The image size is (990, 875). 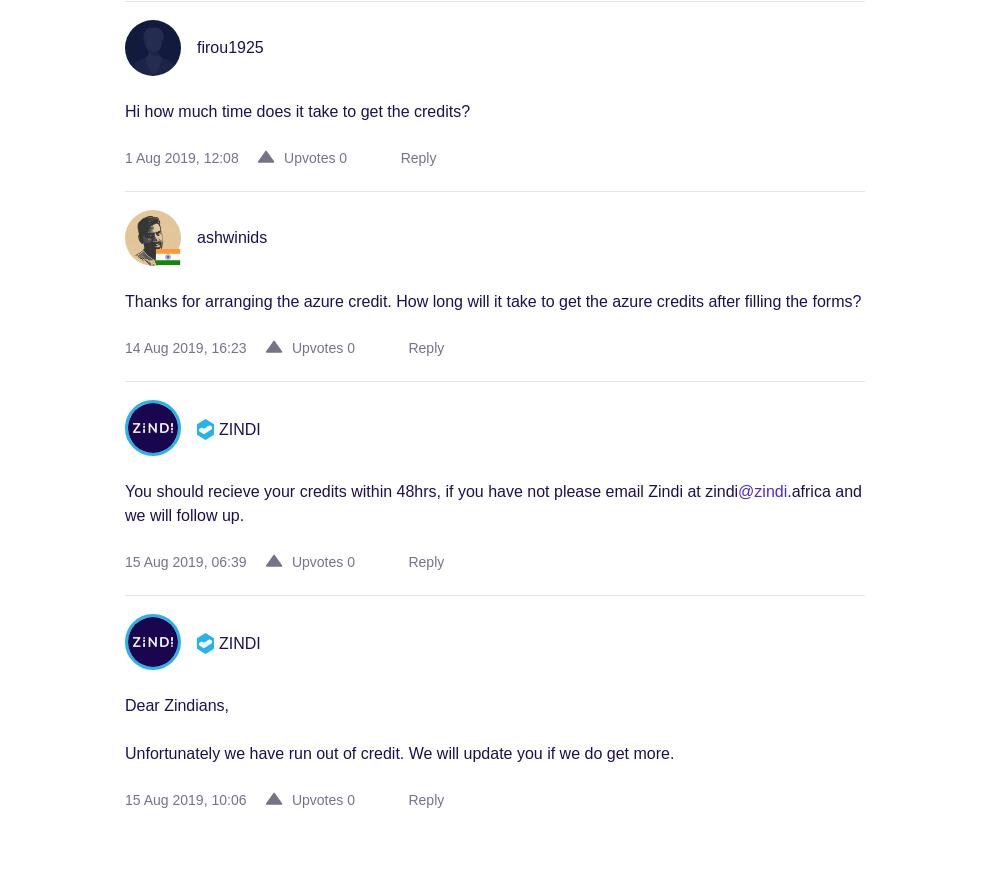 What do you see at coordinates (124, 705) in the screenshot?
I see `'Dear Zindians,'` at bounding box center [124, 705].